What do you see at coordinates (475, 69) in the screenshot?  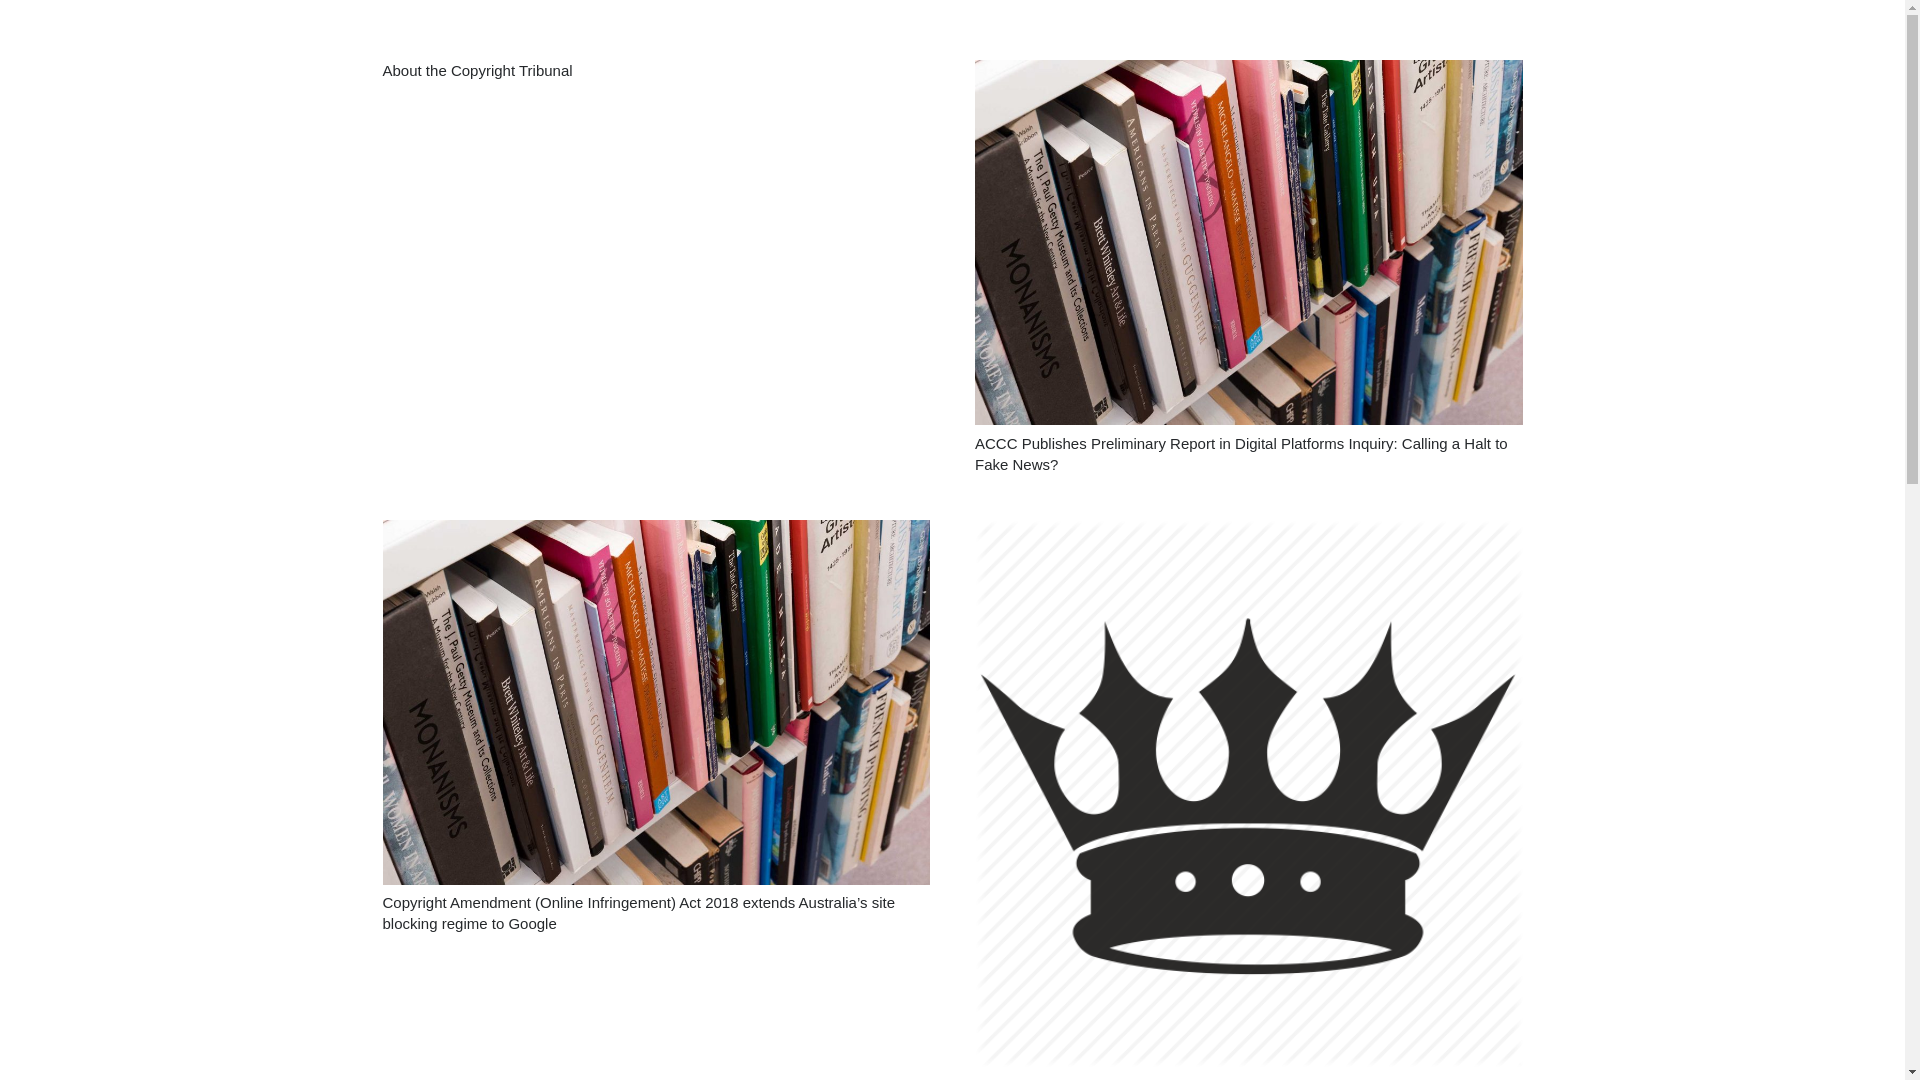 I see `'About the Copyright Tribunal'` at bounding box center [475, 69].